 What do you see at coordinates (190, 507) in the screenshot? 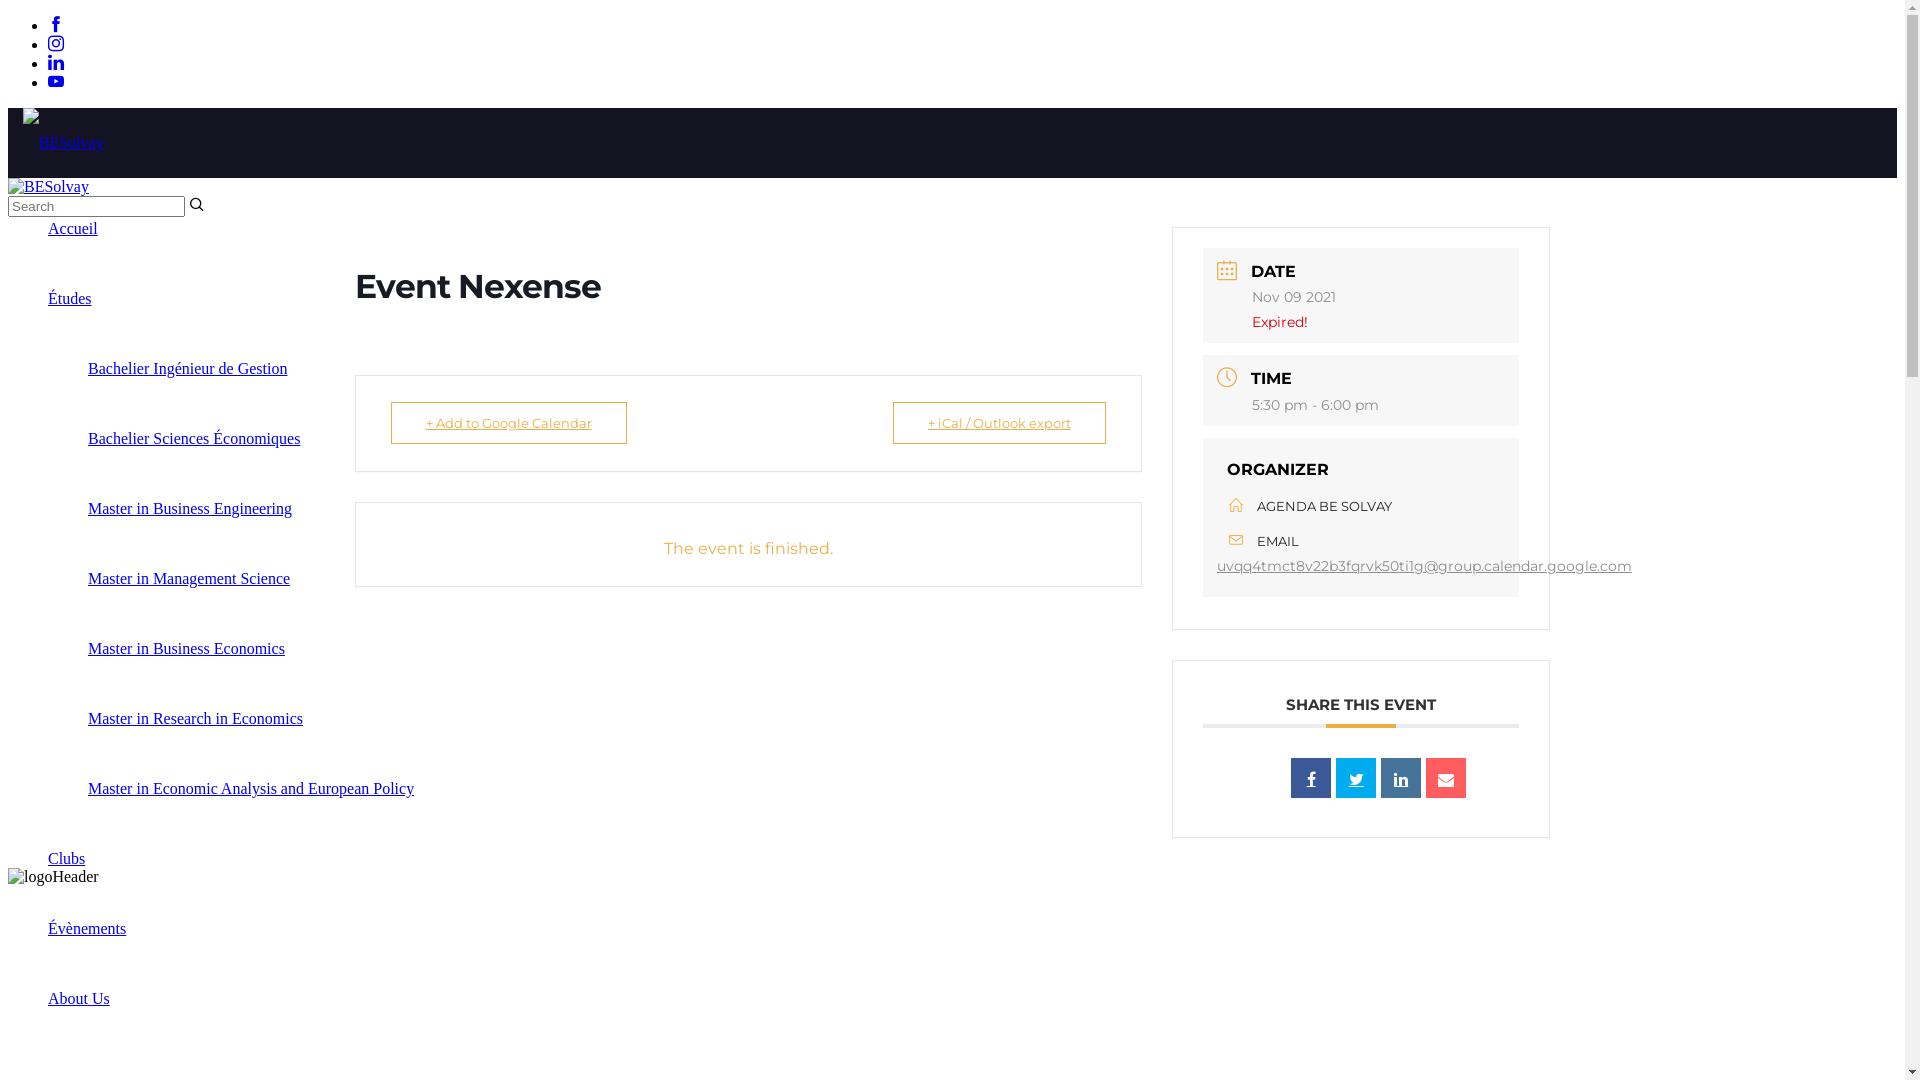
I see `'Master in Business Engineering'` at bounding box center [190, 507].